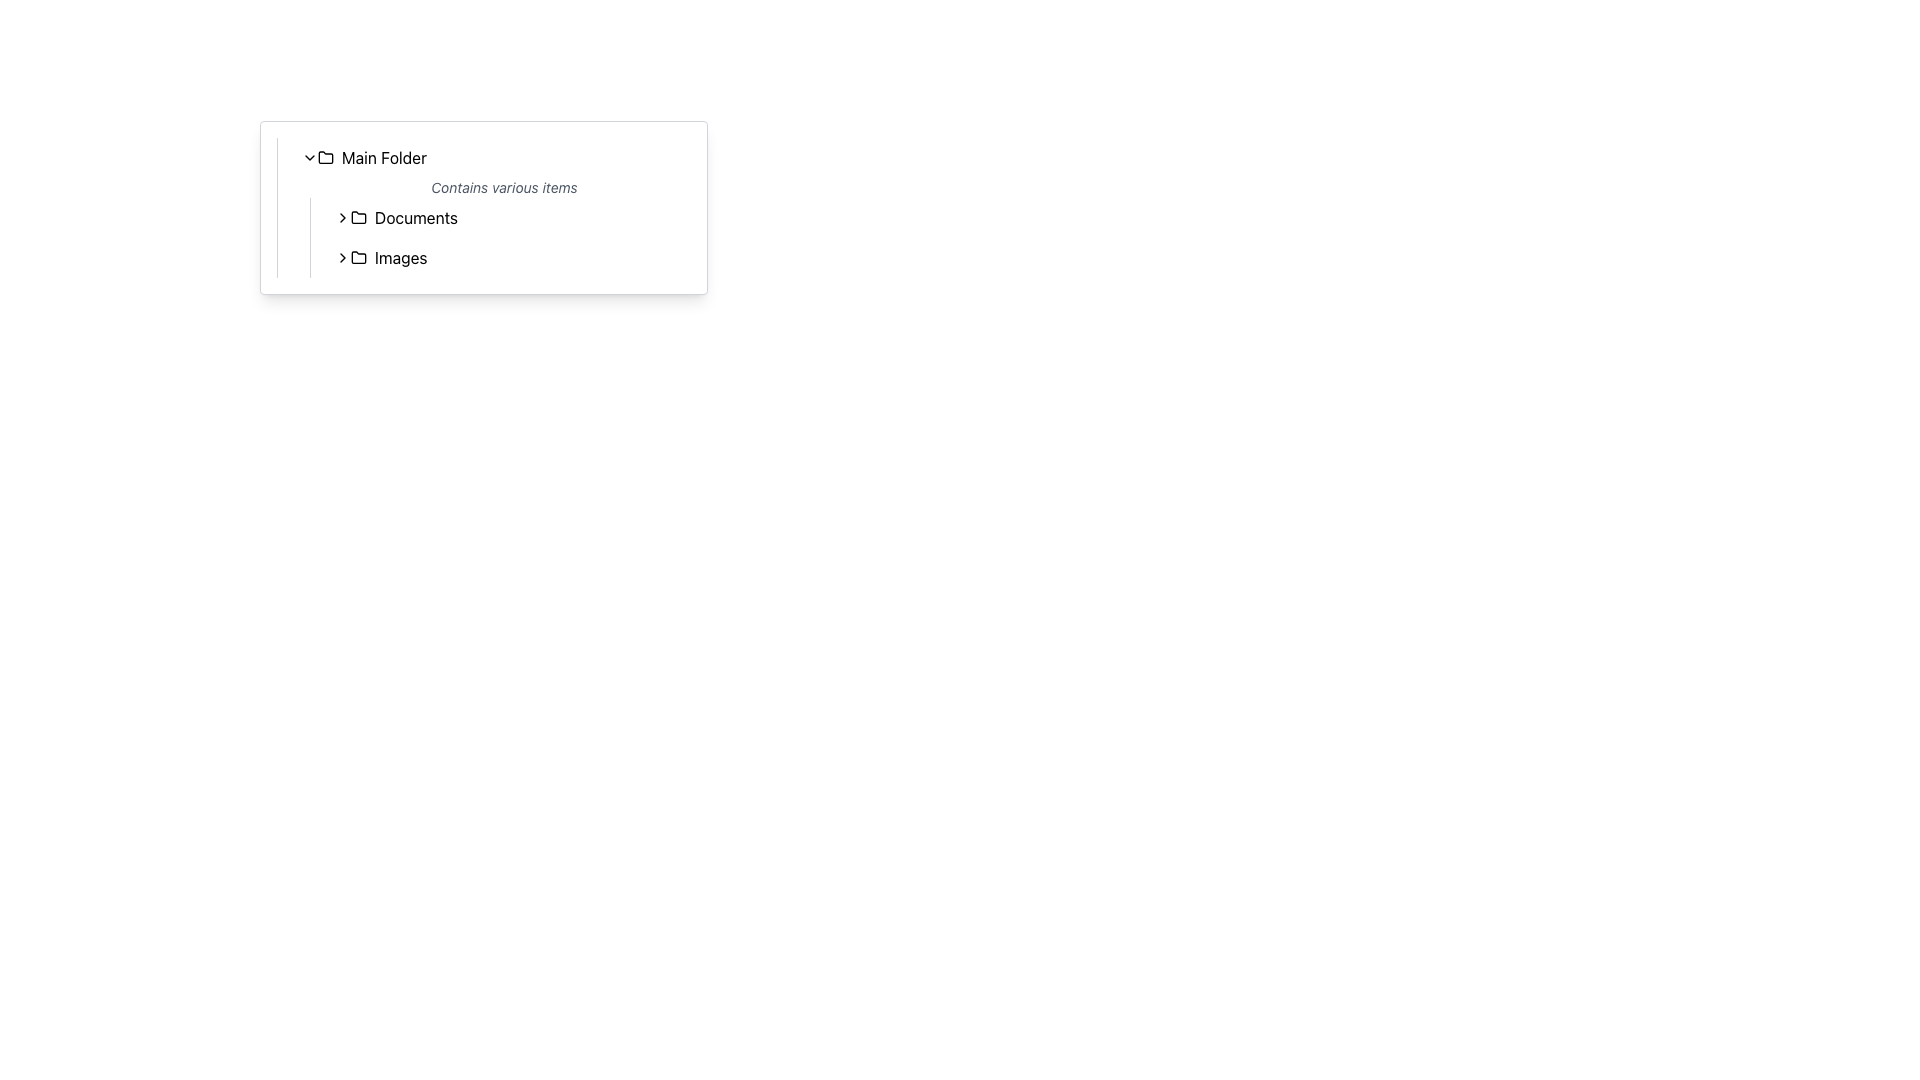  Describe the element at coordinates (508, 257) in the screenshot. I see `the second navigation link for the 'Images' folder located under 'Main Folder'` at that location.